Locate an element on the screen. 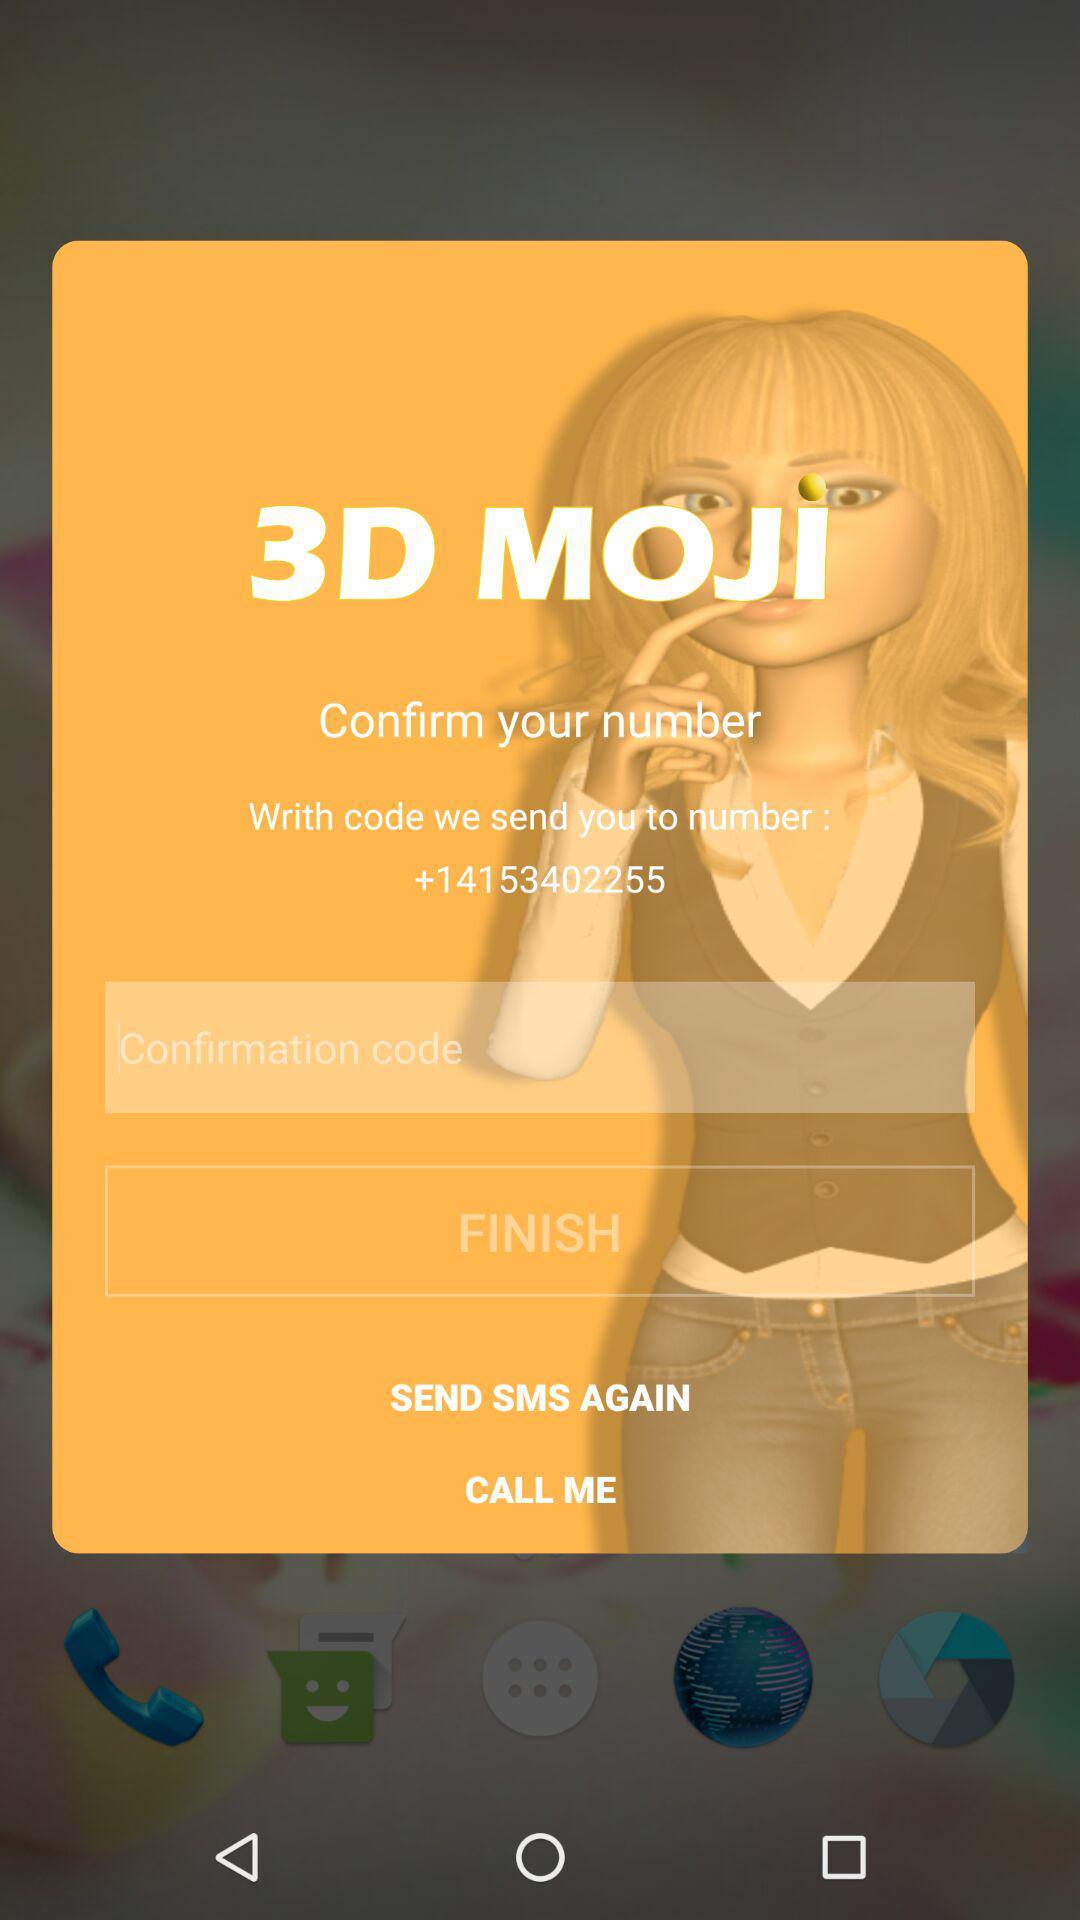 This screenshot has width=1080, height=1920. icon below +14153402255 is located at coordinates (487, 1046).